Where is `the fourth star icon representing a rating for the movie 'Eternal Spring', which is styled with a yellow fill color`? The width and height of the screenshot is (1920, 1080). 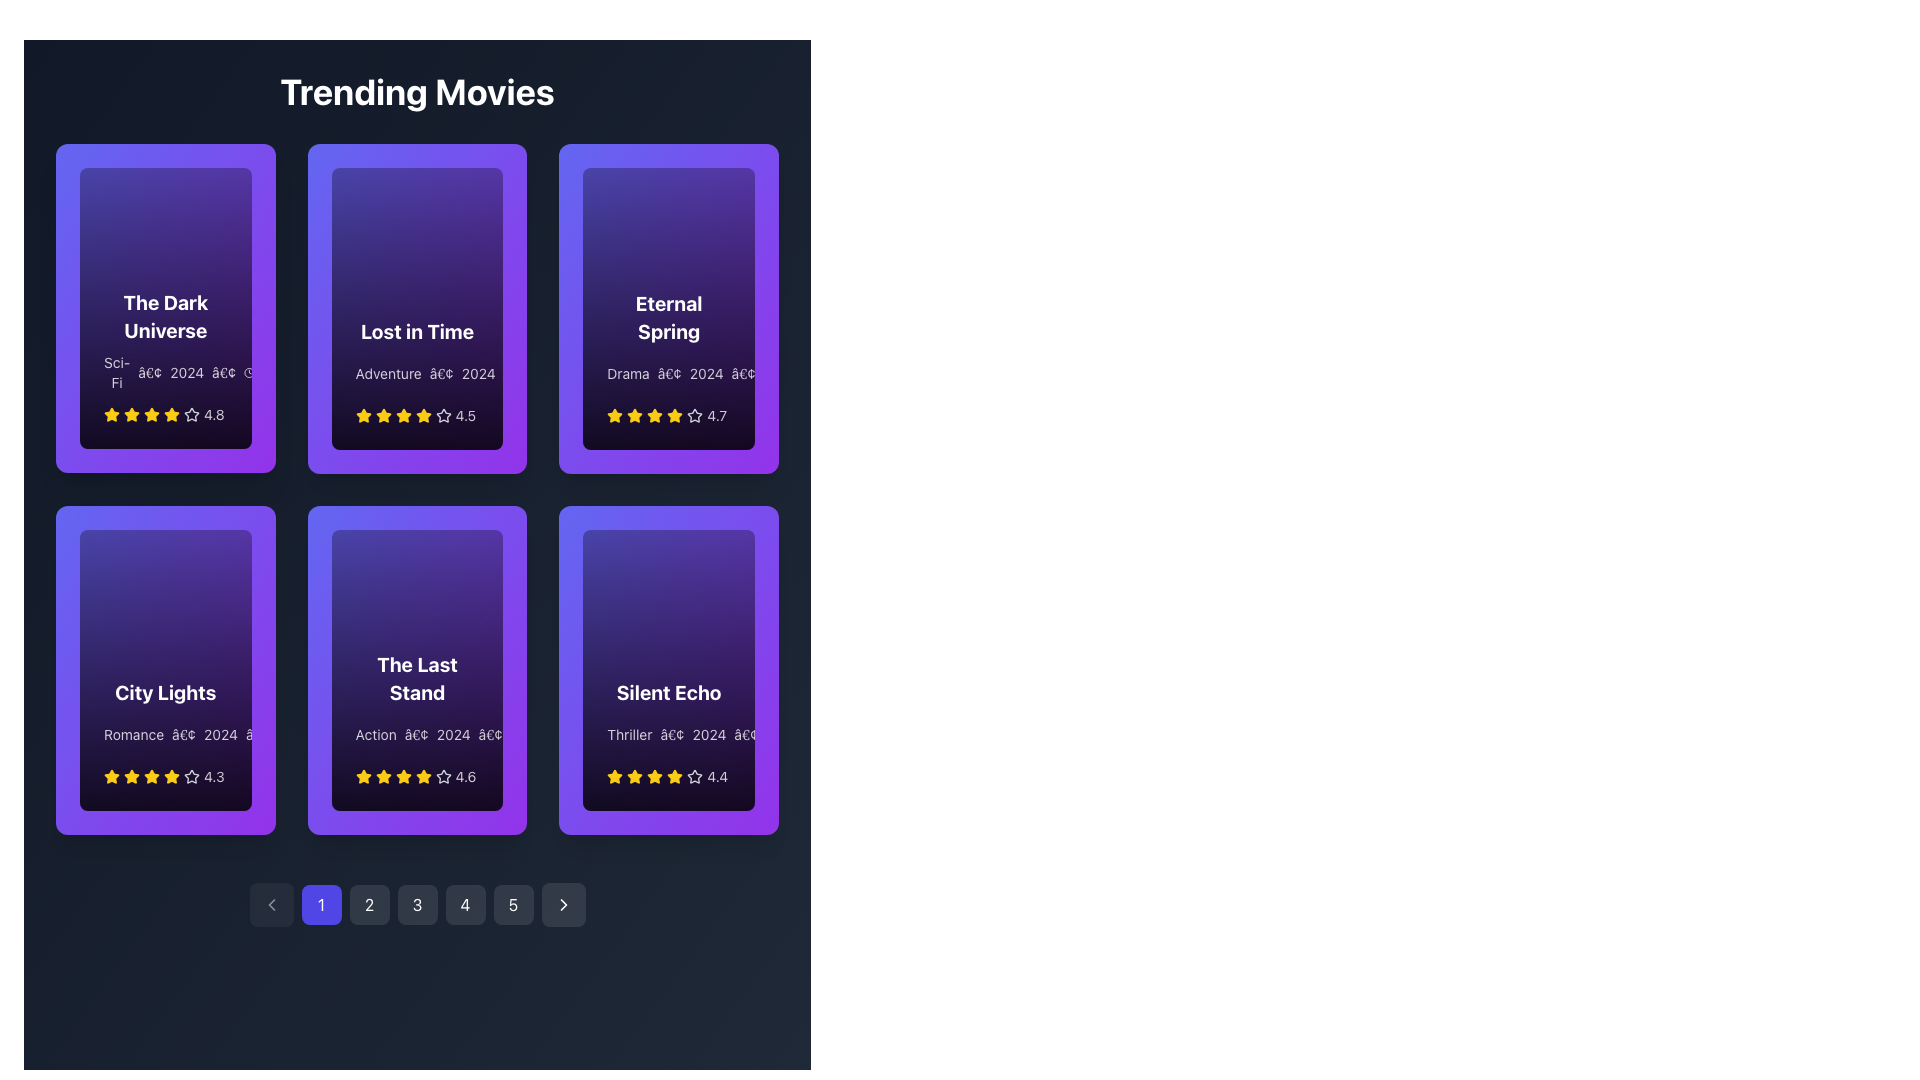 the fourth star icon representing a rating for the movie 'Eternal Spring', which is styled with a yellow fill color is located at coordinates (675, 414).